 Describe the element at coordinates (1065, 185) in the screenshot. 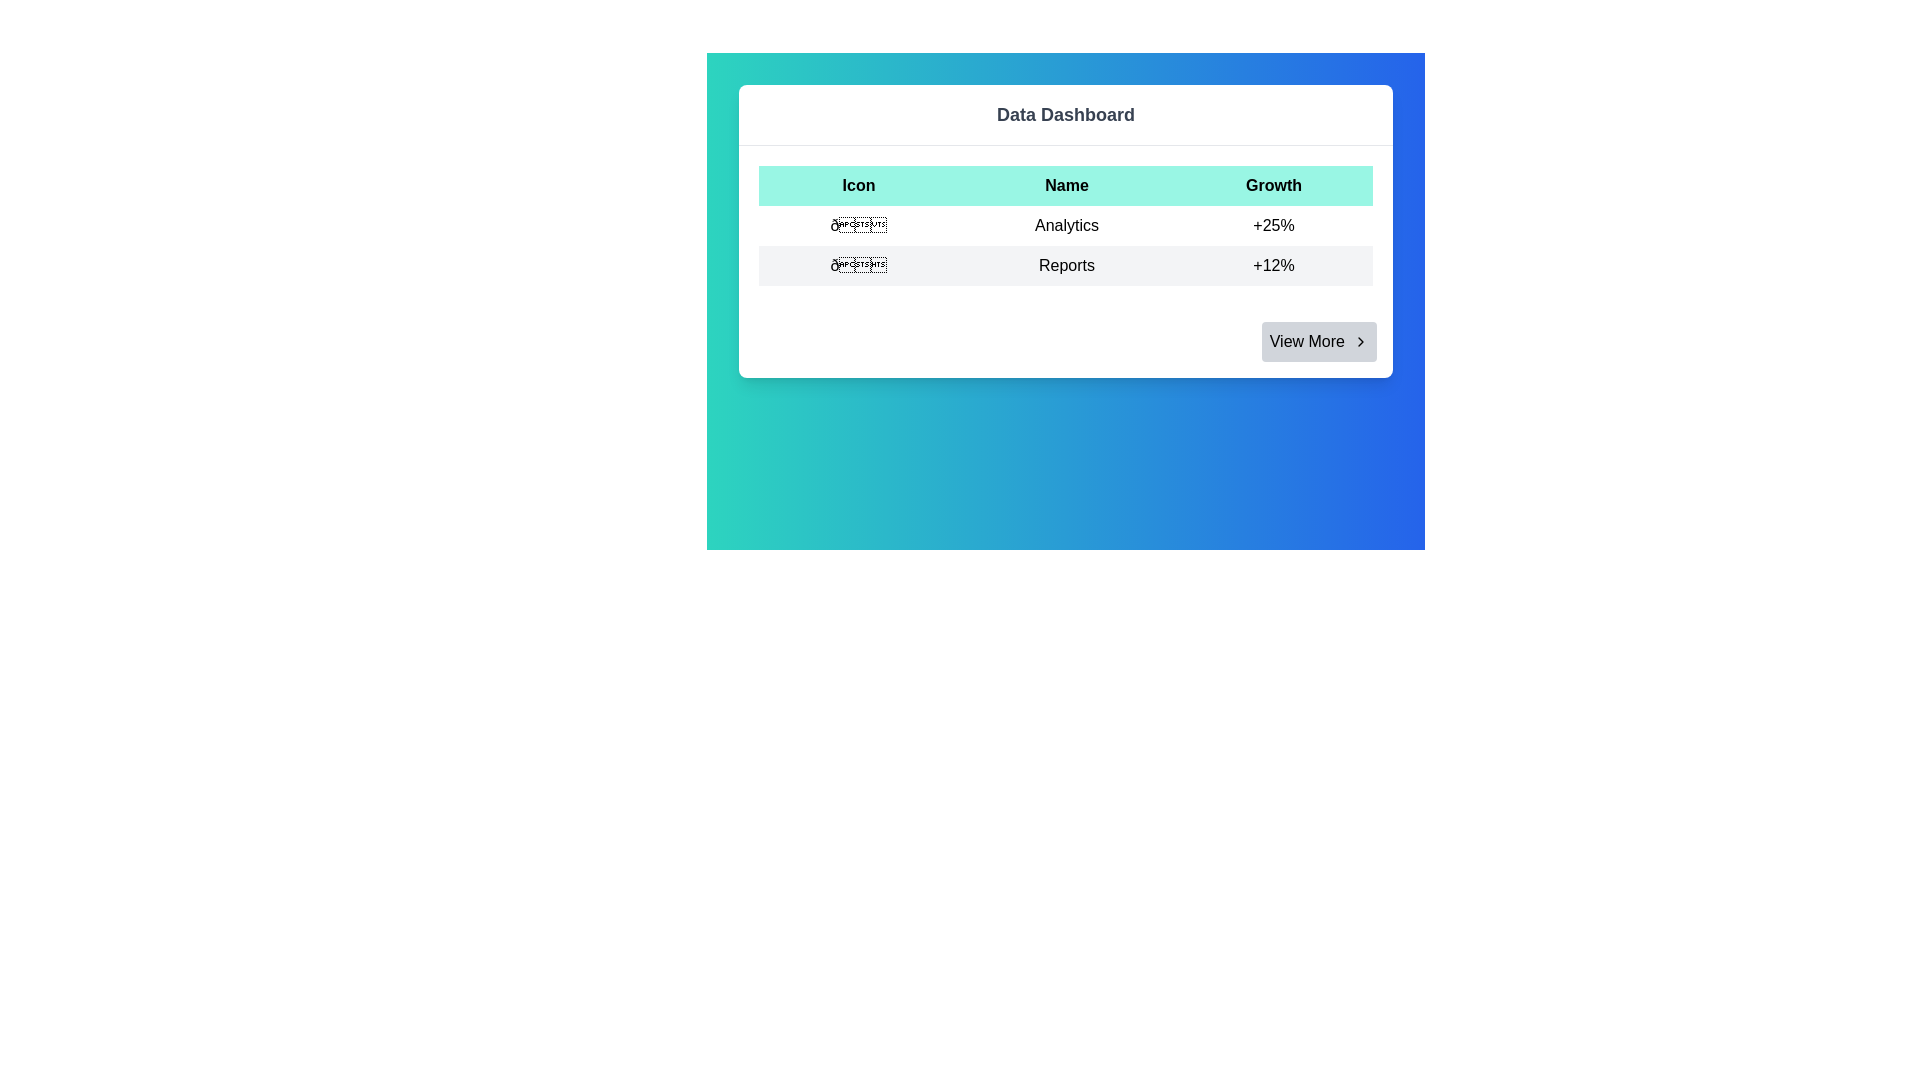

I see `the second header in a row of three, which indicates names data, located between 'Icon' and 'Growth'` at that location.